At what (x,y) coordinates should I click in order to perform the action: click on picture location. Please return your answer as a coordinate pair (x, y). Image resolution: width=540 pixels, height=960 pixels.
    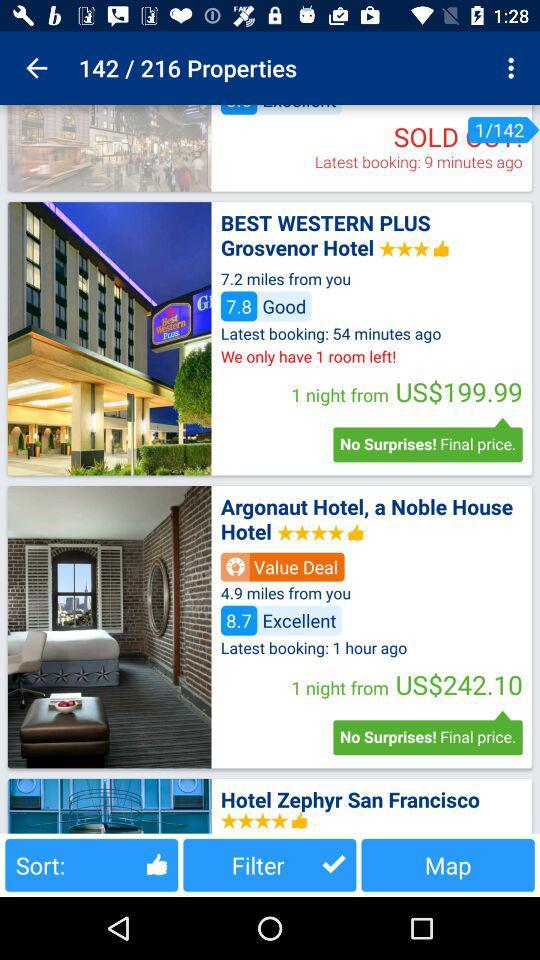
    Looking at the image, I should click on (109, 147).